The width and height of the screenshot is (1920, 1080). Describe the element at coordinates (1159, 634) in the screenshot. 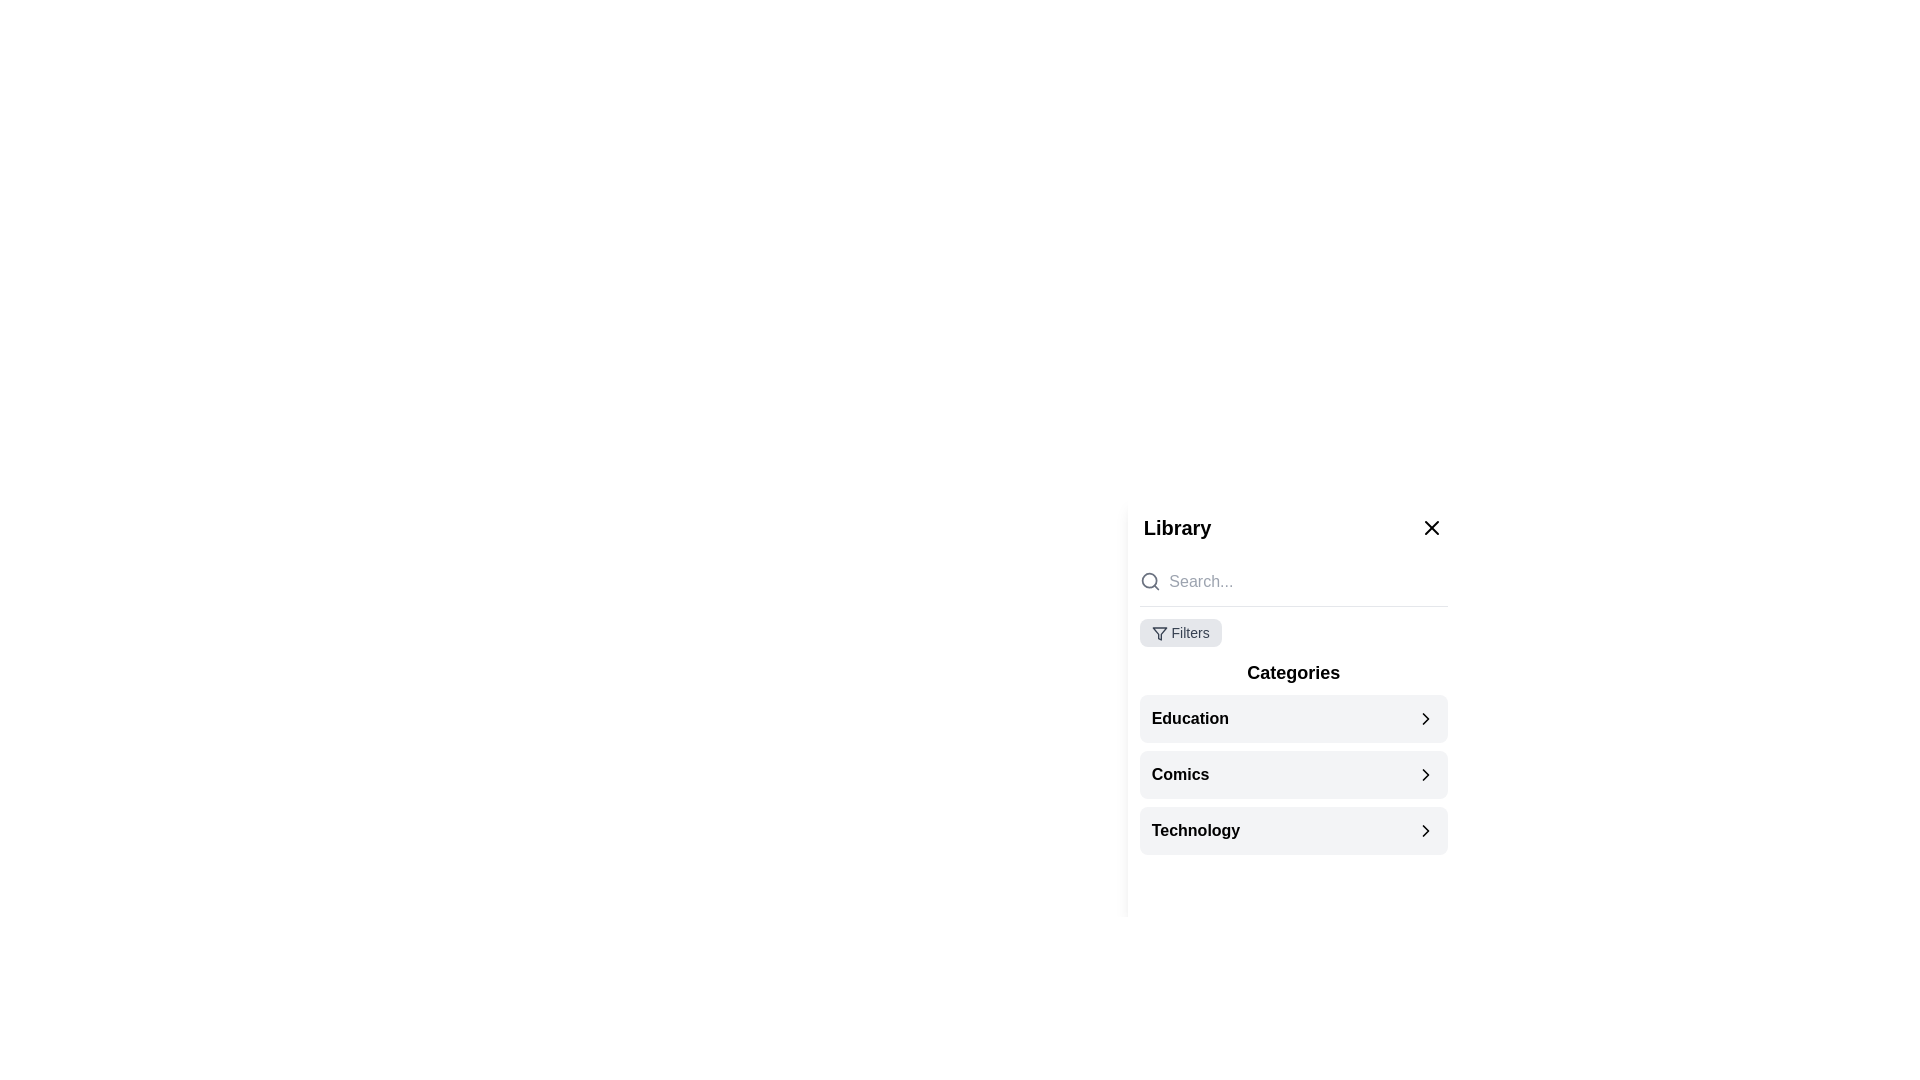

I see `the triangular filter icon located within the 'Filters' section at the top-left corner of the 'Library' panel` at that location.